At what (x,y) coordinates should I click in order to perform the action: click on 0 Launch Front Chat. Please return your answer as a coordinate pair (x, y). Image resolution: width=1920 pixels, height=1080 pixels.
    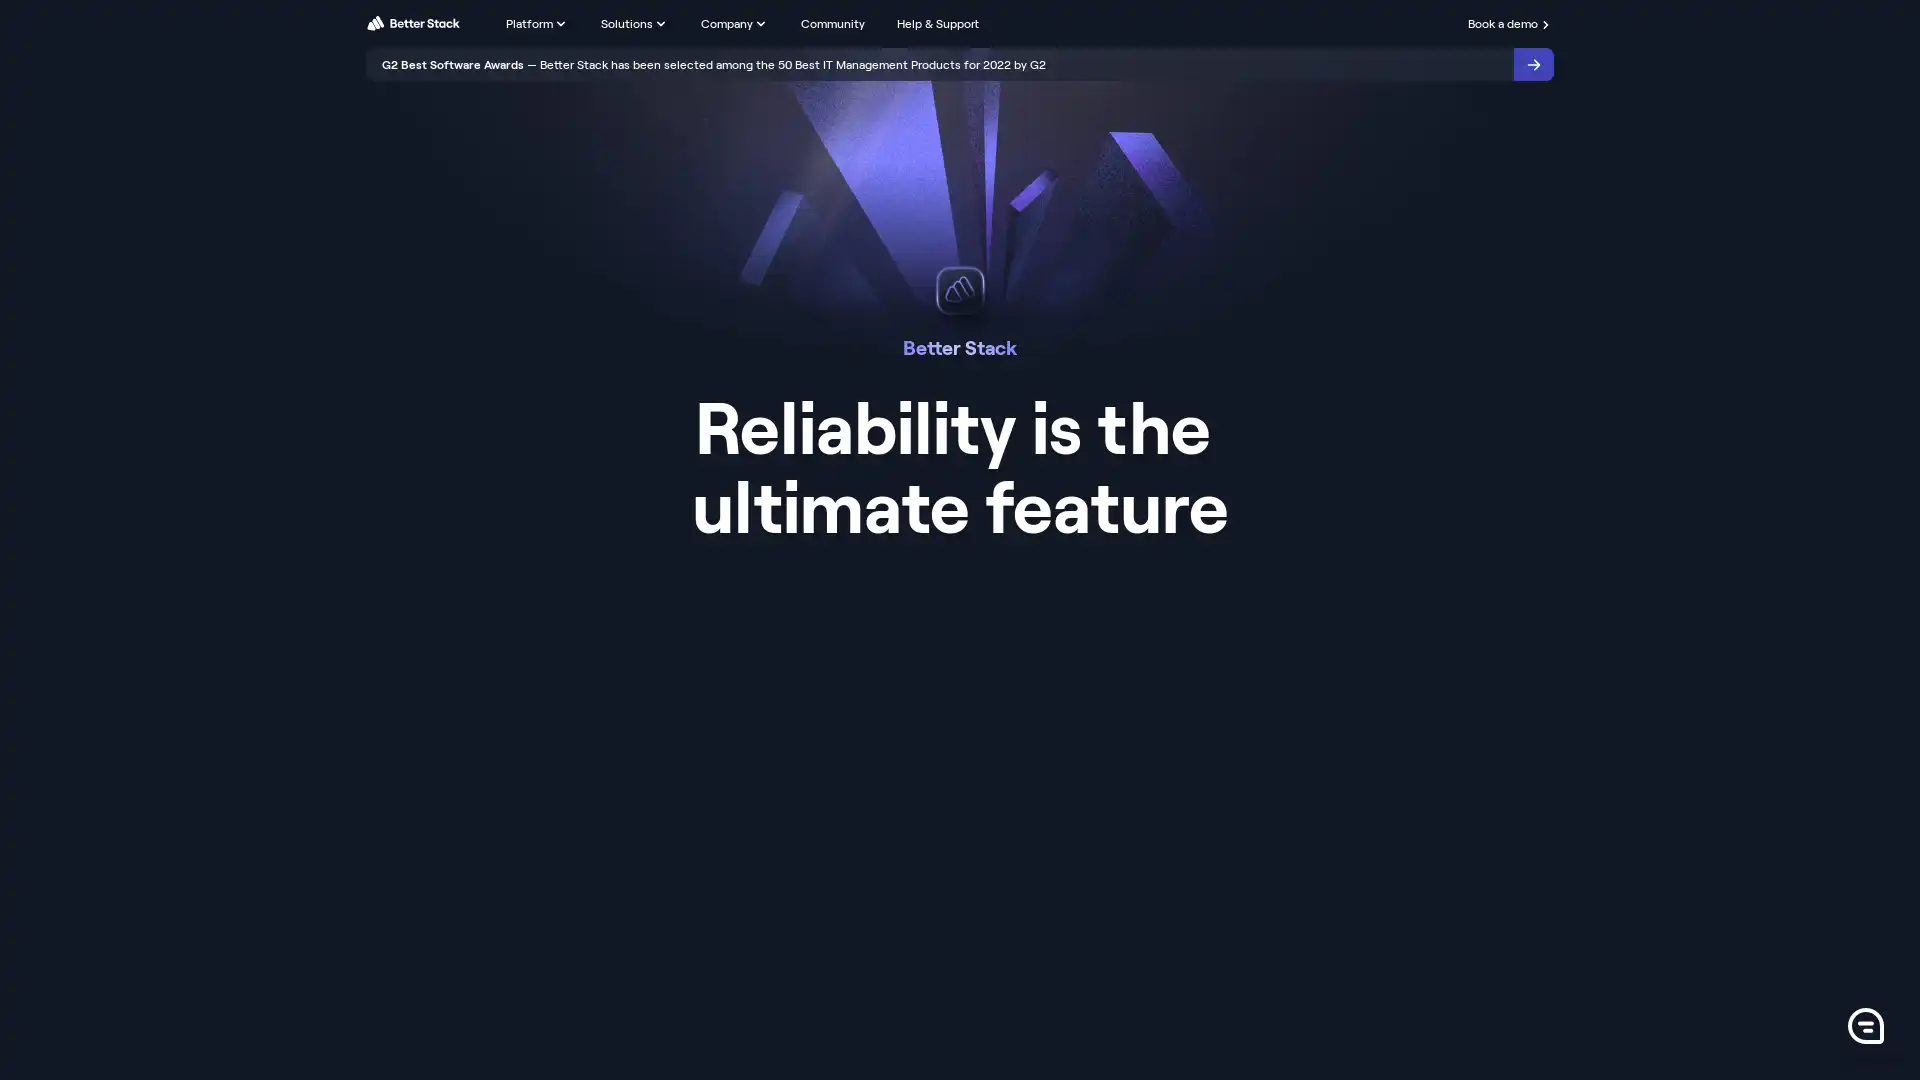
    Looking at the image, I should click on (1865, 1026).